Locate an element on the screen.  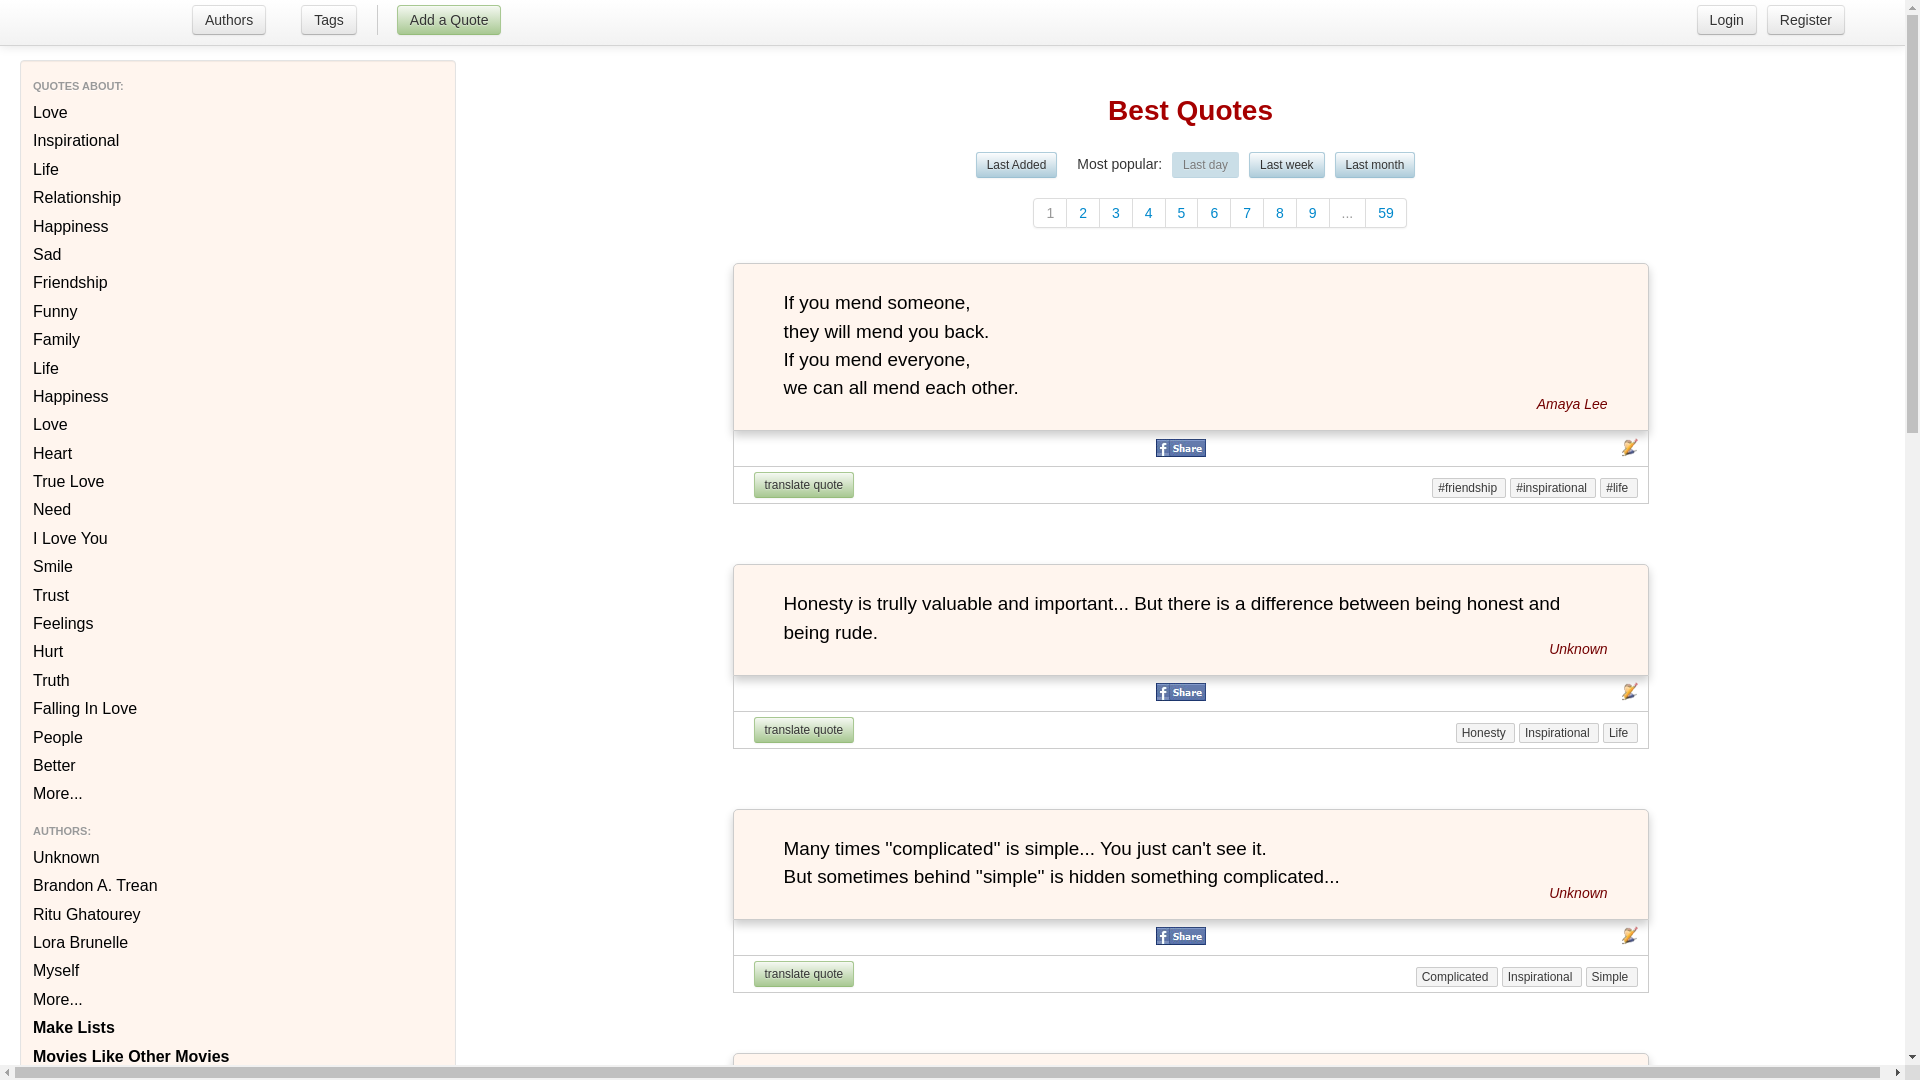
'Tags' is located at coordinates (329, 19).